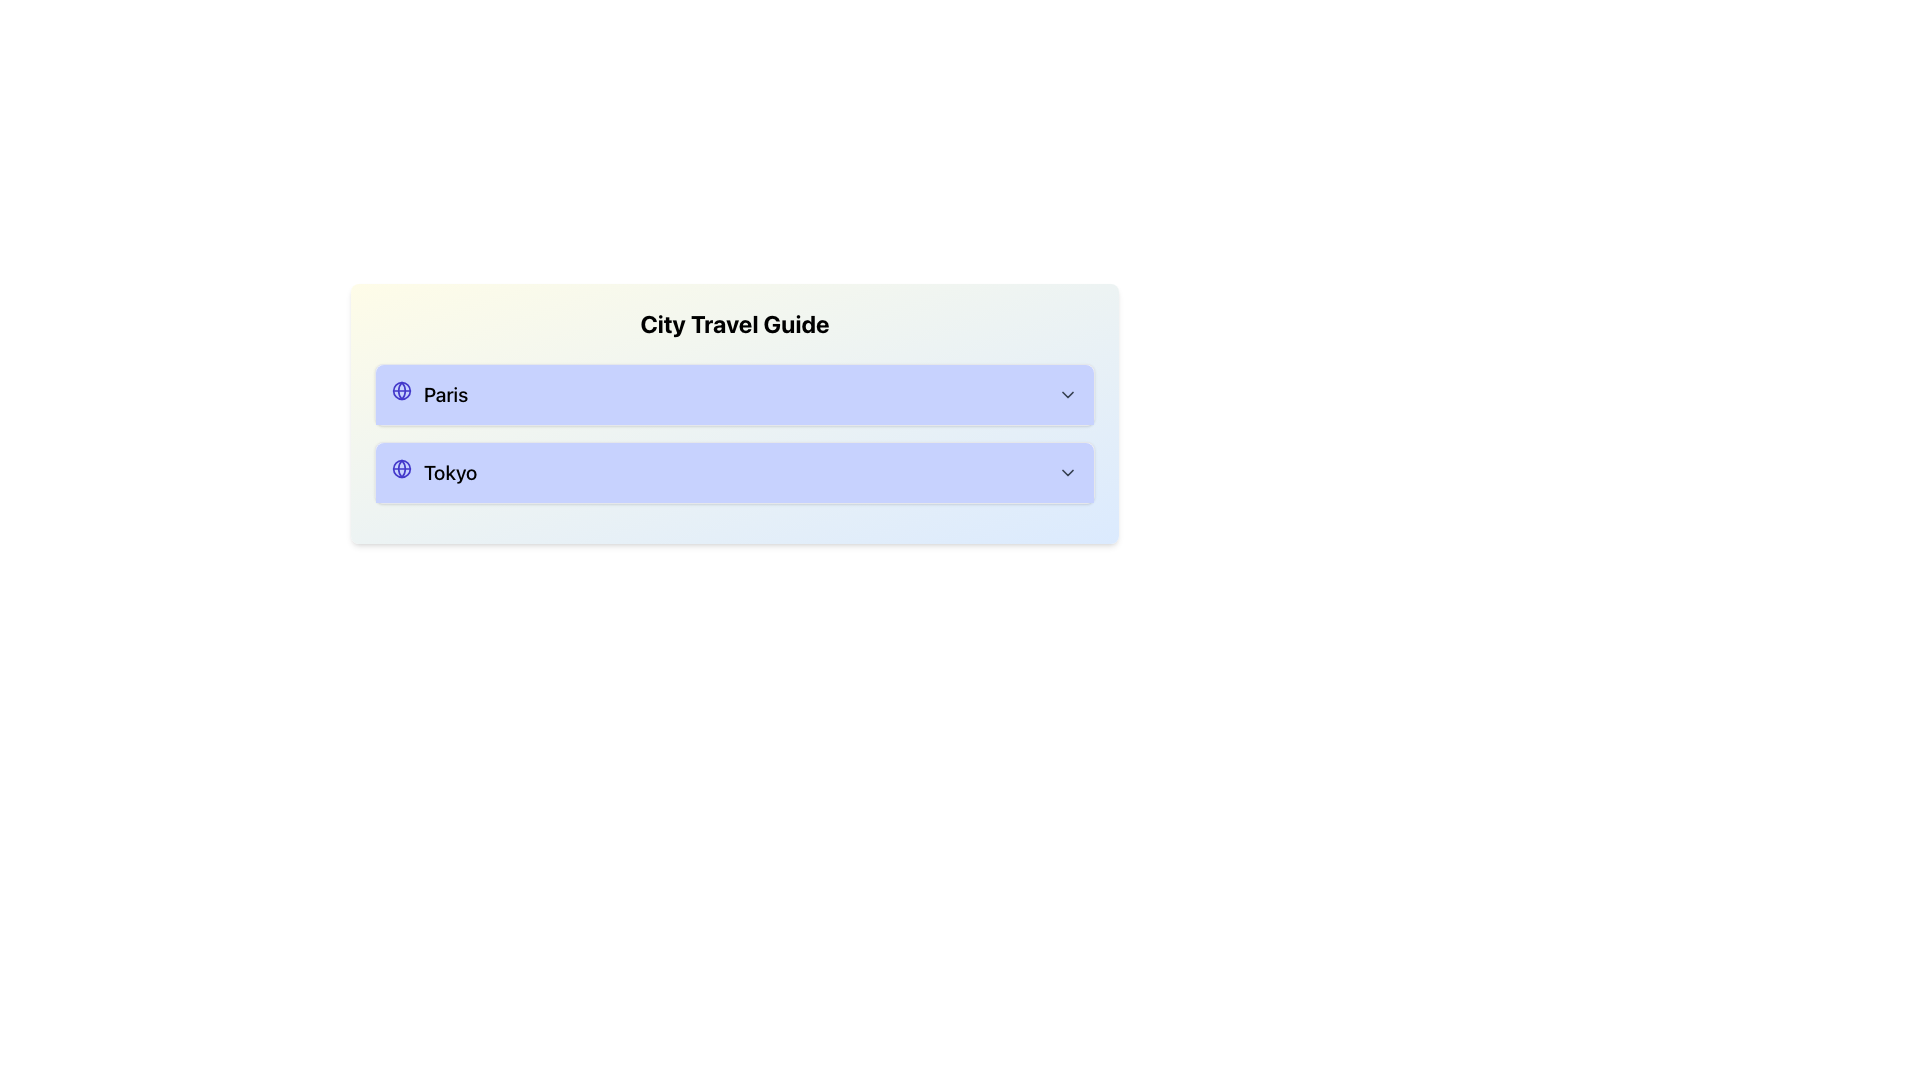 The height and width of the screenshot is (1080, 1920). What do you see at coordinates (433, 473) in the screenshot?
I see `the location name label positioned below 'Paris' with a light indigo hoverable background` at bounding box center [433, 473].